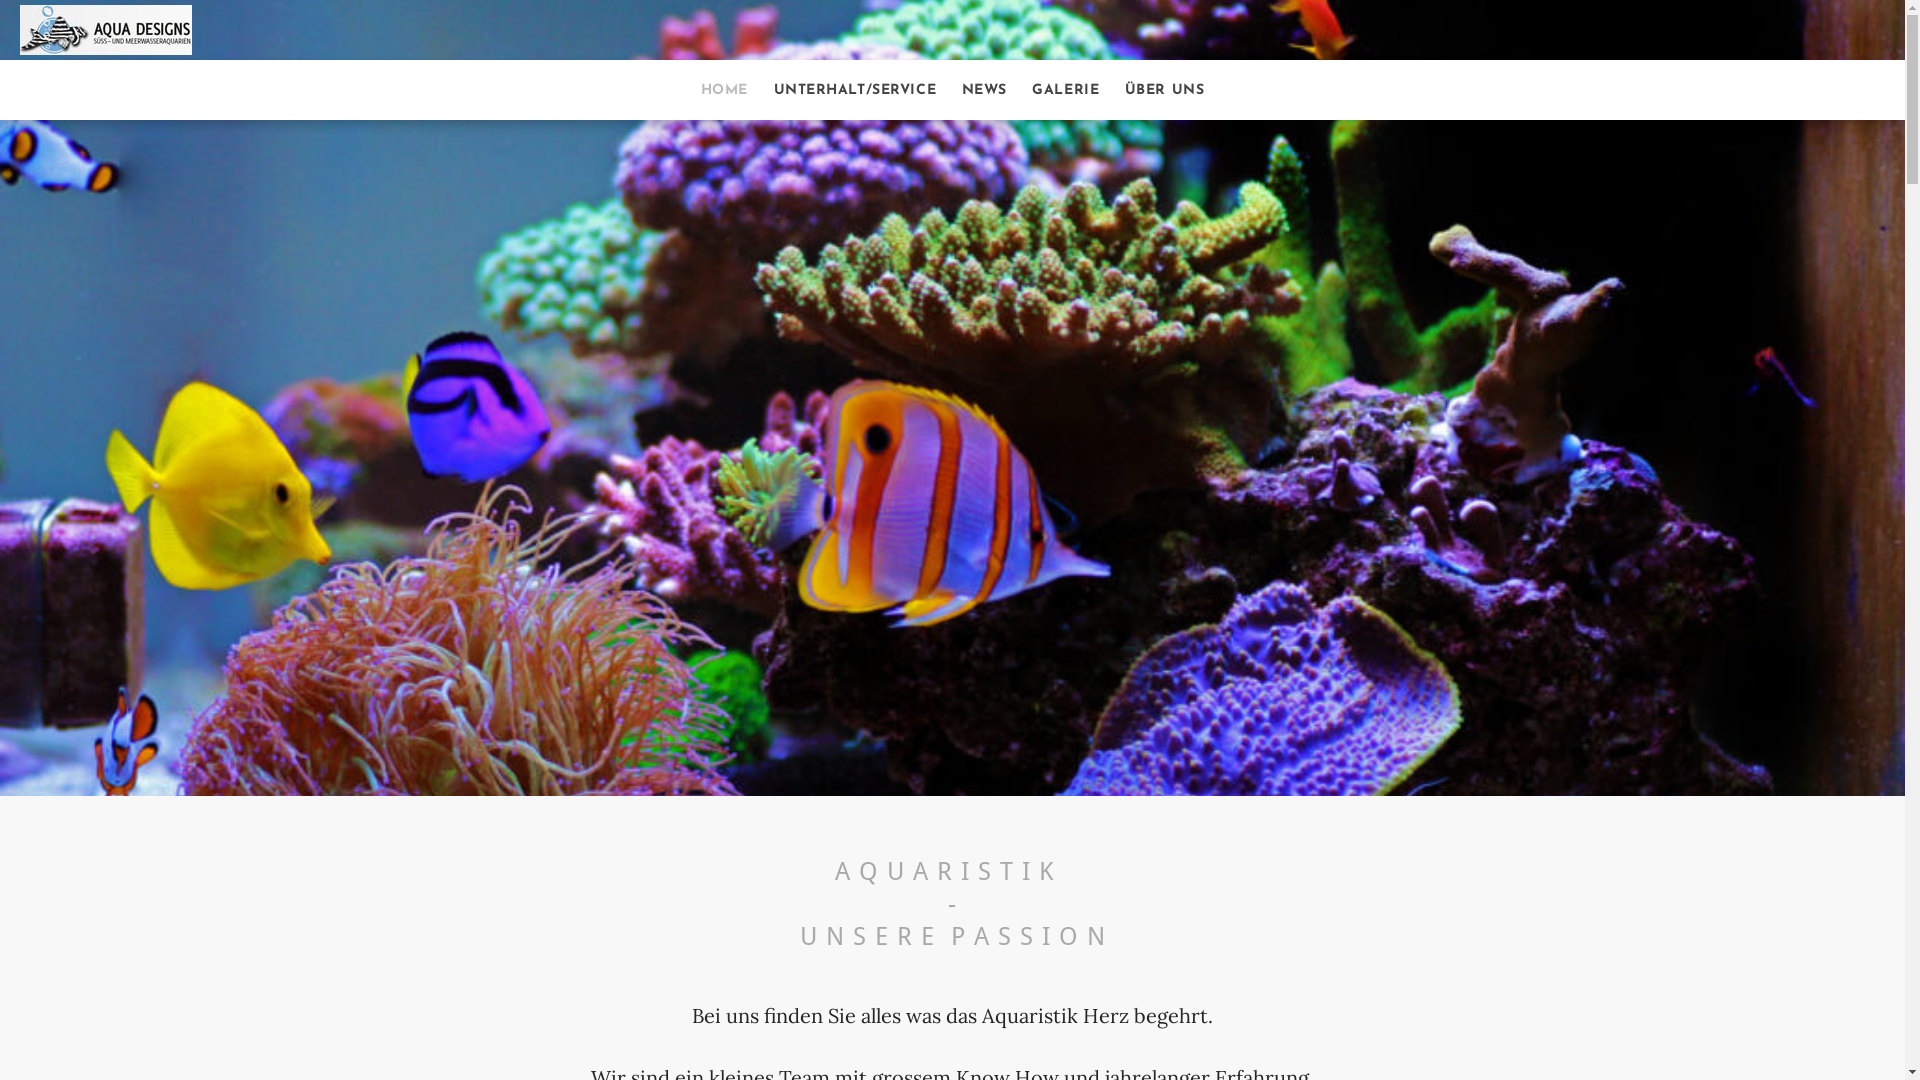 The width and height of the screenshot is (1920, 1080). Describe the element at coordinates (1064, 90) in the screenshot. I see `'GALERIE'` at that location.